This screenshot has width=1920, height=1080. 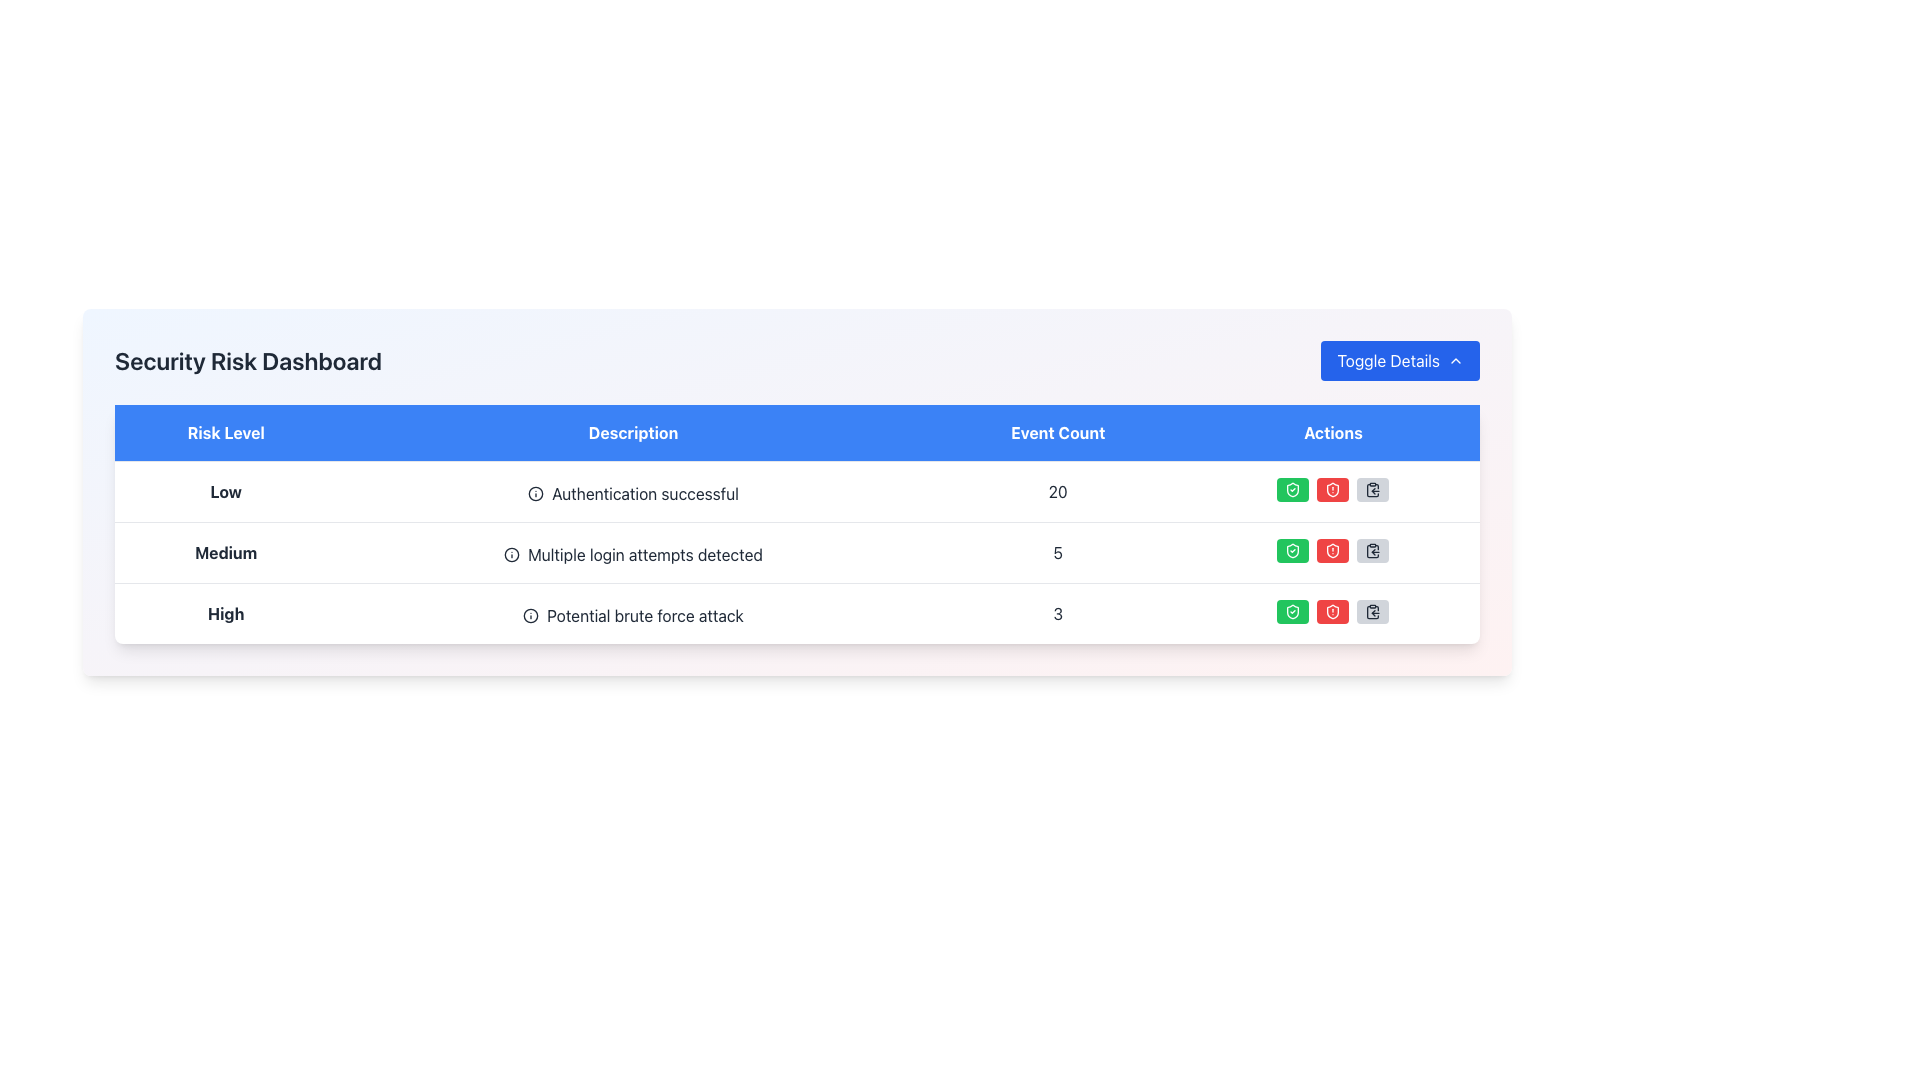 What do you see at coordinates (1293, 551) in the screenshot?
I see `the shield icon with a check mark inside, located in the first green action button of the 'Medium' risk level row in the 'Actions' column of the table` at bounding box center [1293, 551].